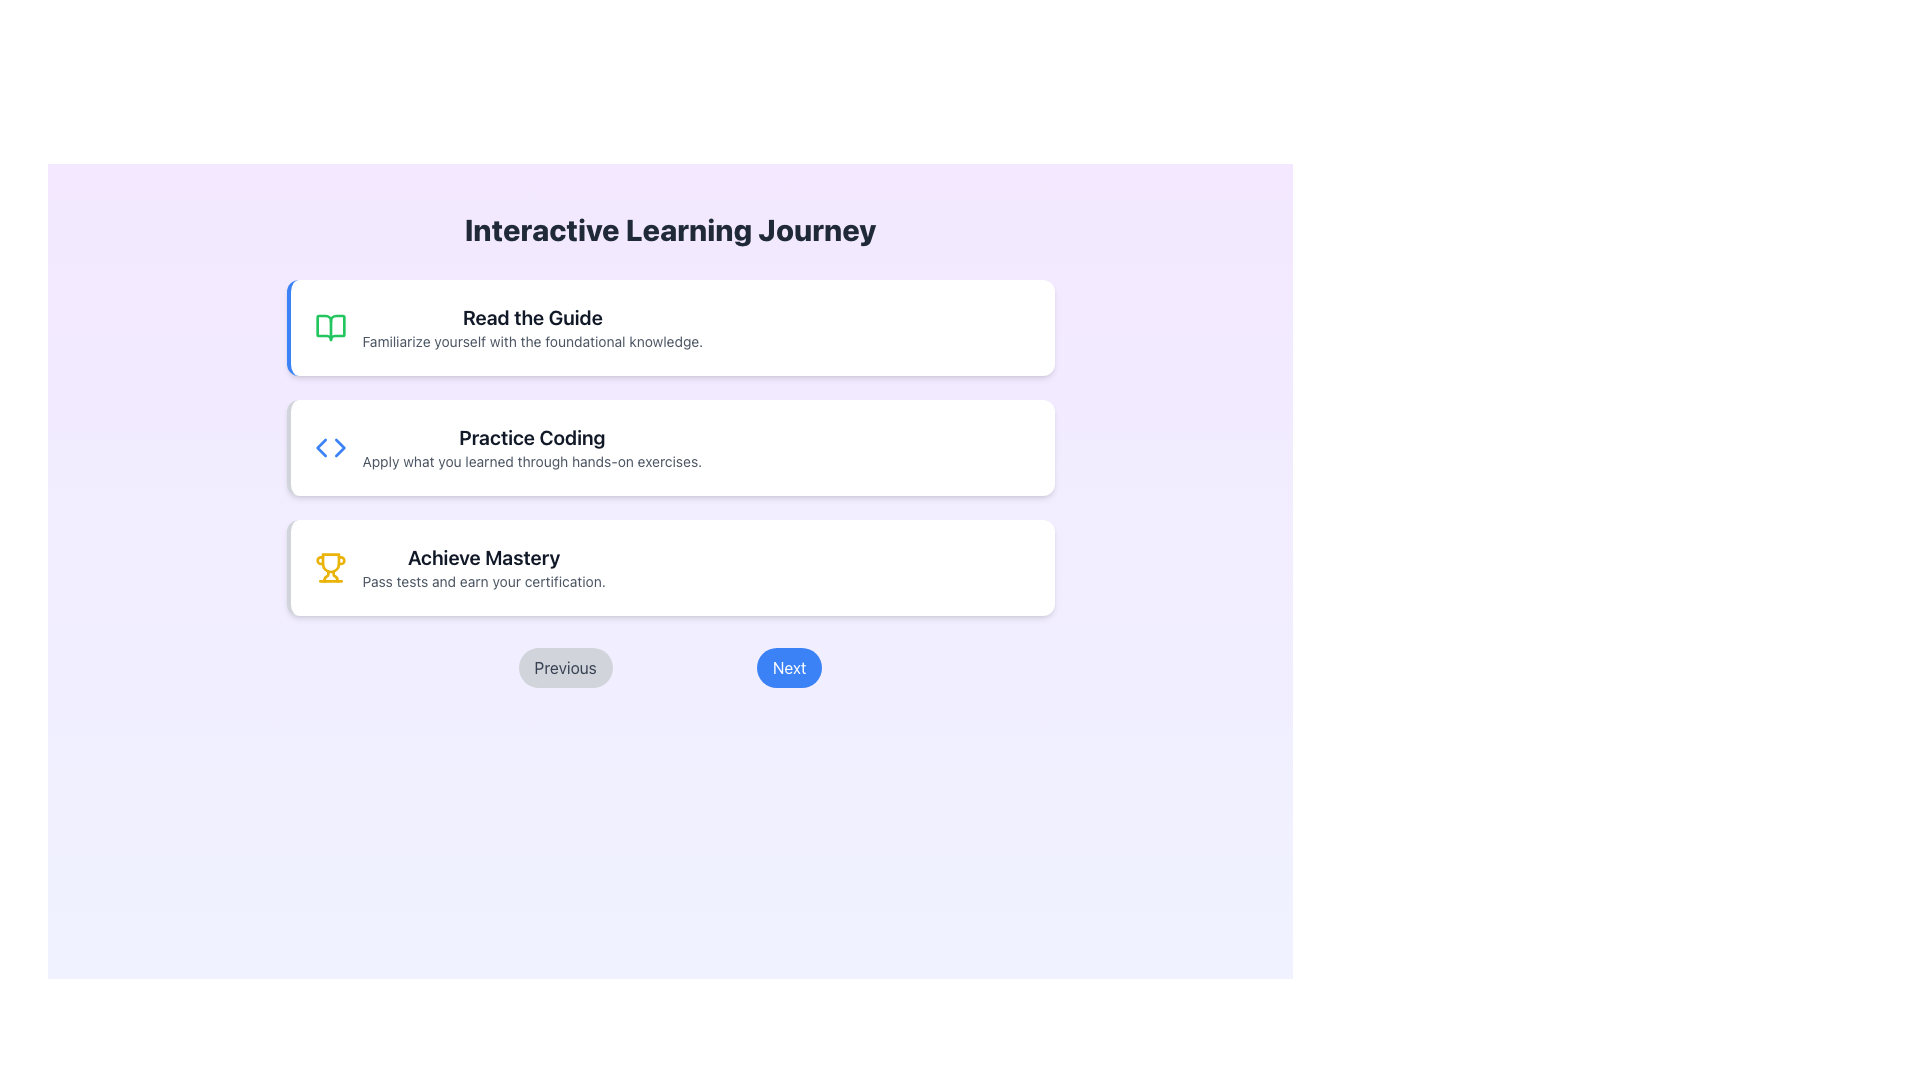  Describe the element at coordinates (484, 567) in the screenshot. I see `the informational heading text element located below the 'Practice Coding' section` at that location.